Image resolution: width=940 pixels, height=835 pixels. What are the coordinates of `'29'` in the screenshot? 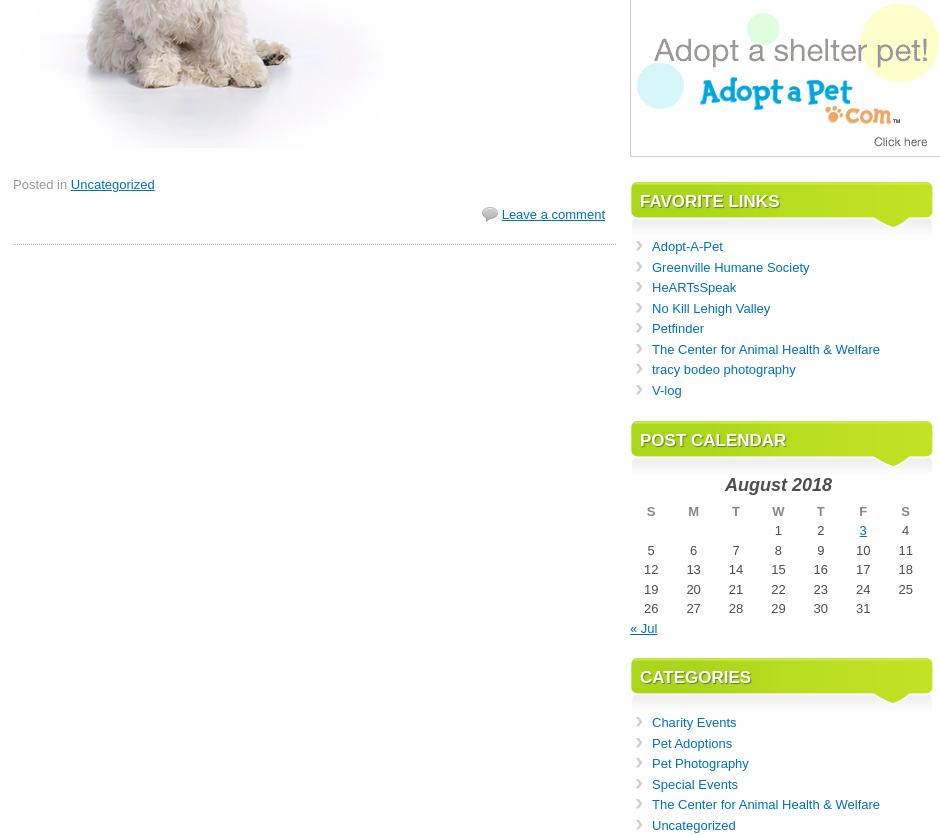 It's located at (769, 607).